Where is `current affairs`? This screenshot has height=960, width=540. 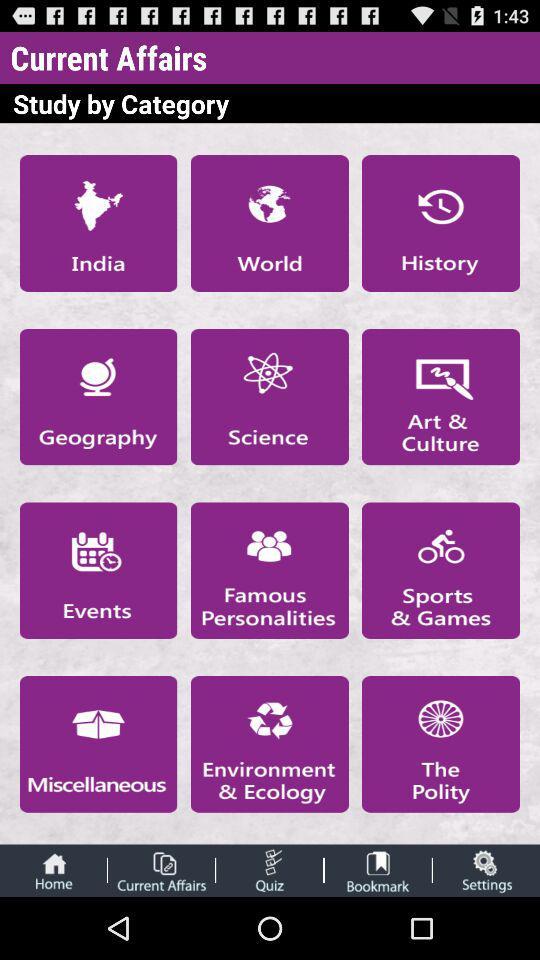 current affairs is located at coordinates (160, 869).